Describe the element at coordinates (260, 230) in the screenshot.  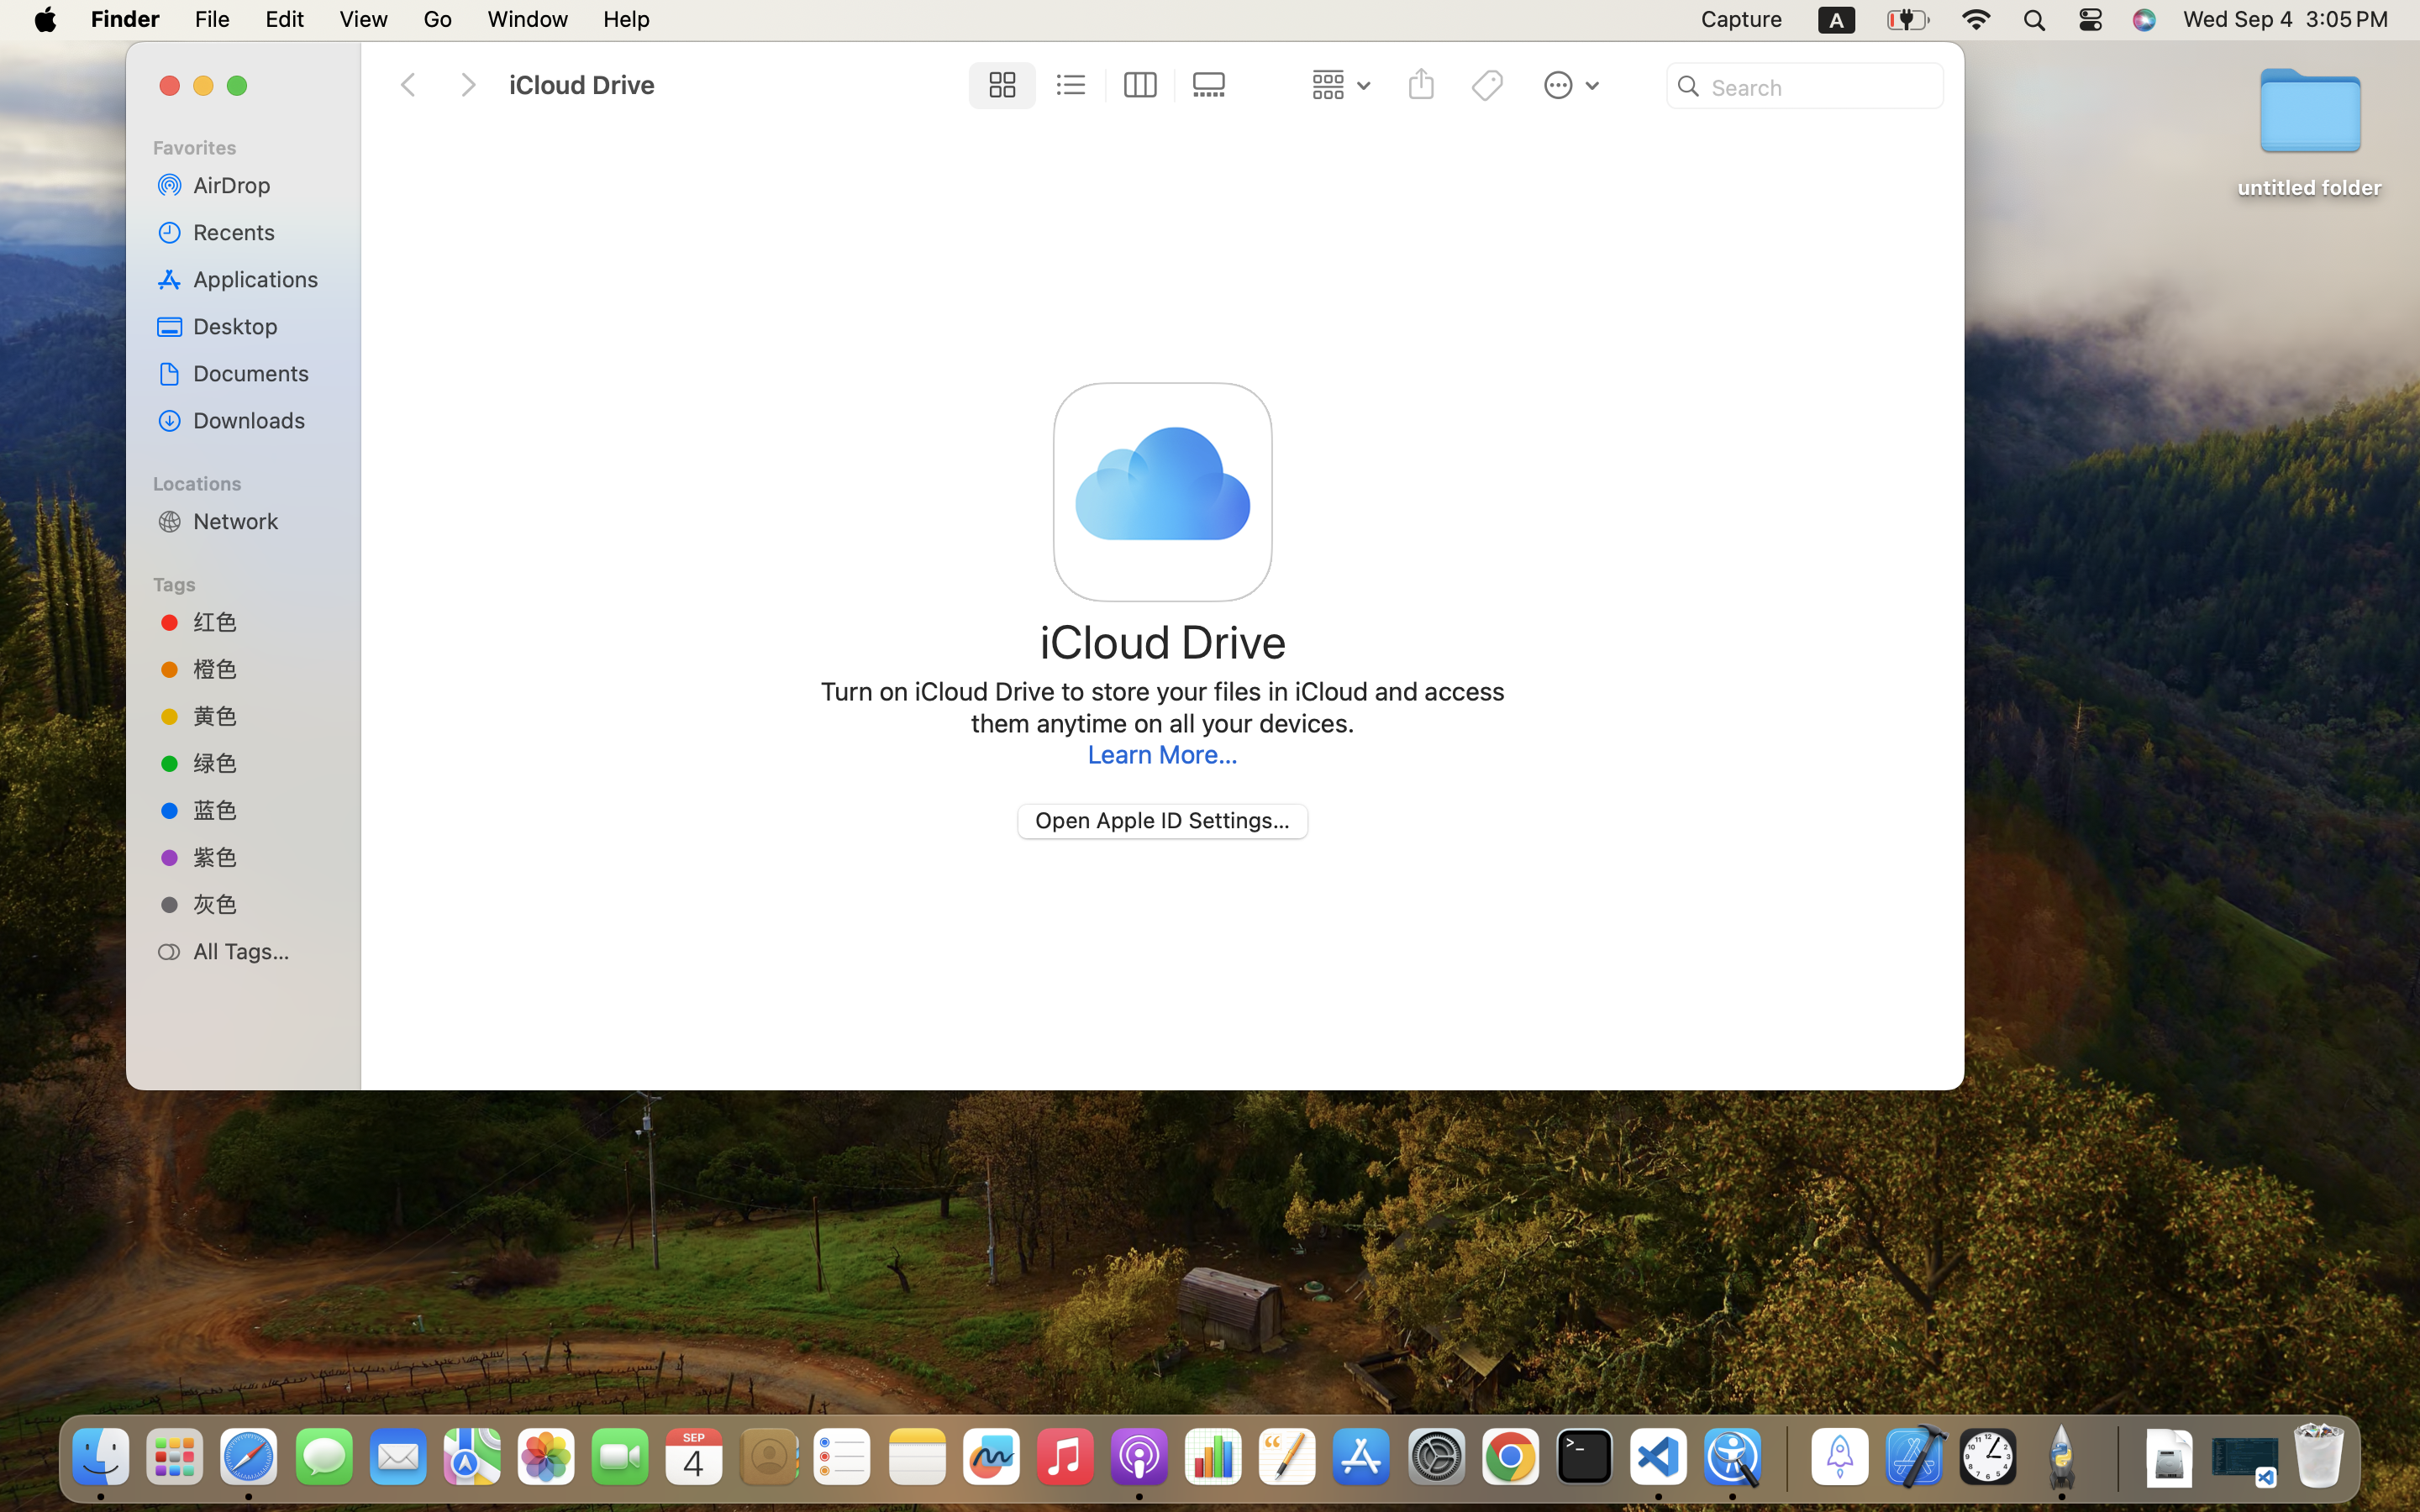
I see `'Recents'` at that location.